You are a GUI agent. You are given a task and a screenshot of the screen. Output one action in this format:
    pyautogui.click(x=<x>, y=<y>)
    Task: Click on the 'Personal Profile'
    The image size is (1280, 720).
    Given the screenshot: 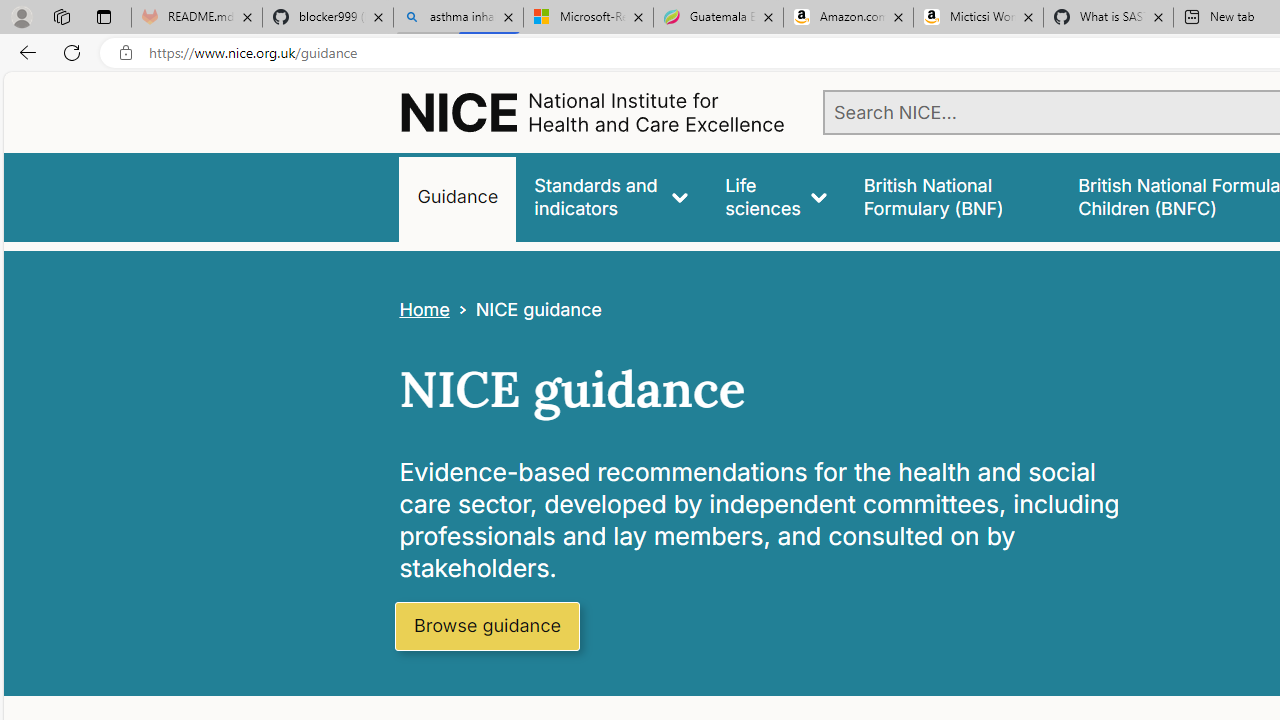 What is the action you would take?
    pyautogui.click(x=21, y=16)
    